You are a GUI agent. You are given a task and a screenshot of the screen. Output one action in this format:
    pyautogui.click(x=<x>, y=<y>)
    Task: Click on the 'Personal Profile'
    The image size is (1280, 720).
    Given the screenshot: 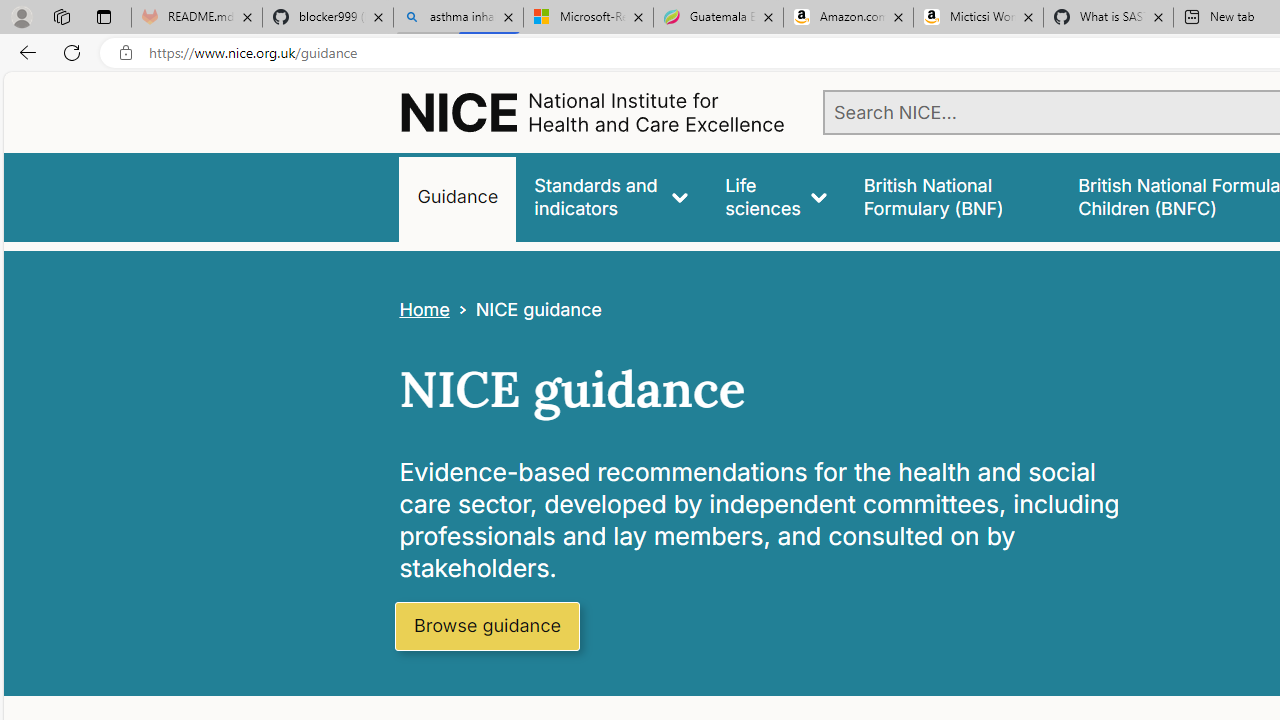 What is the action you would take?
    pyautogui.click(x=21, y=16)
    